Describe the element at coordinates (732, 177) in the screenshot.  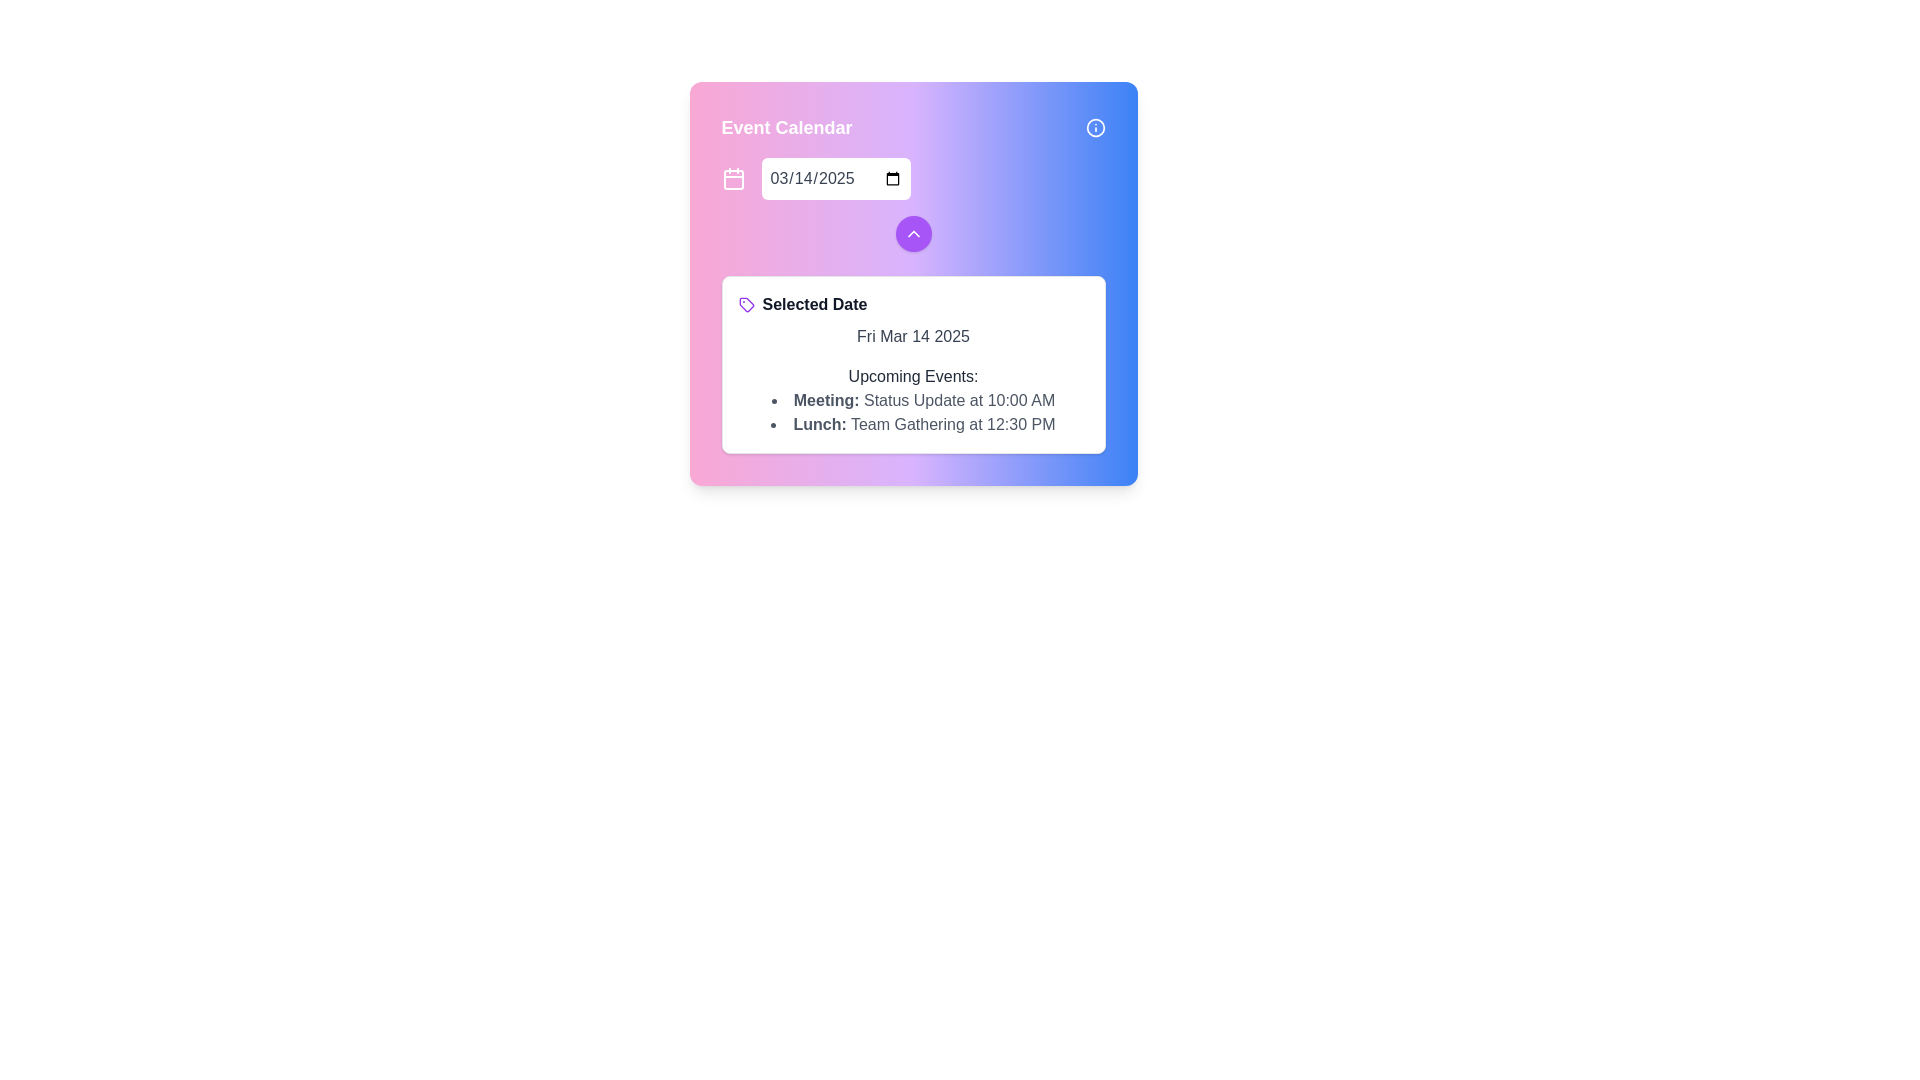
I see `the calendar icon, which is a small SVG with a white color, located` at that location.